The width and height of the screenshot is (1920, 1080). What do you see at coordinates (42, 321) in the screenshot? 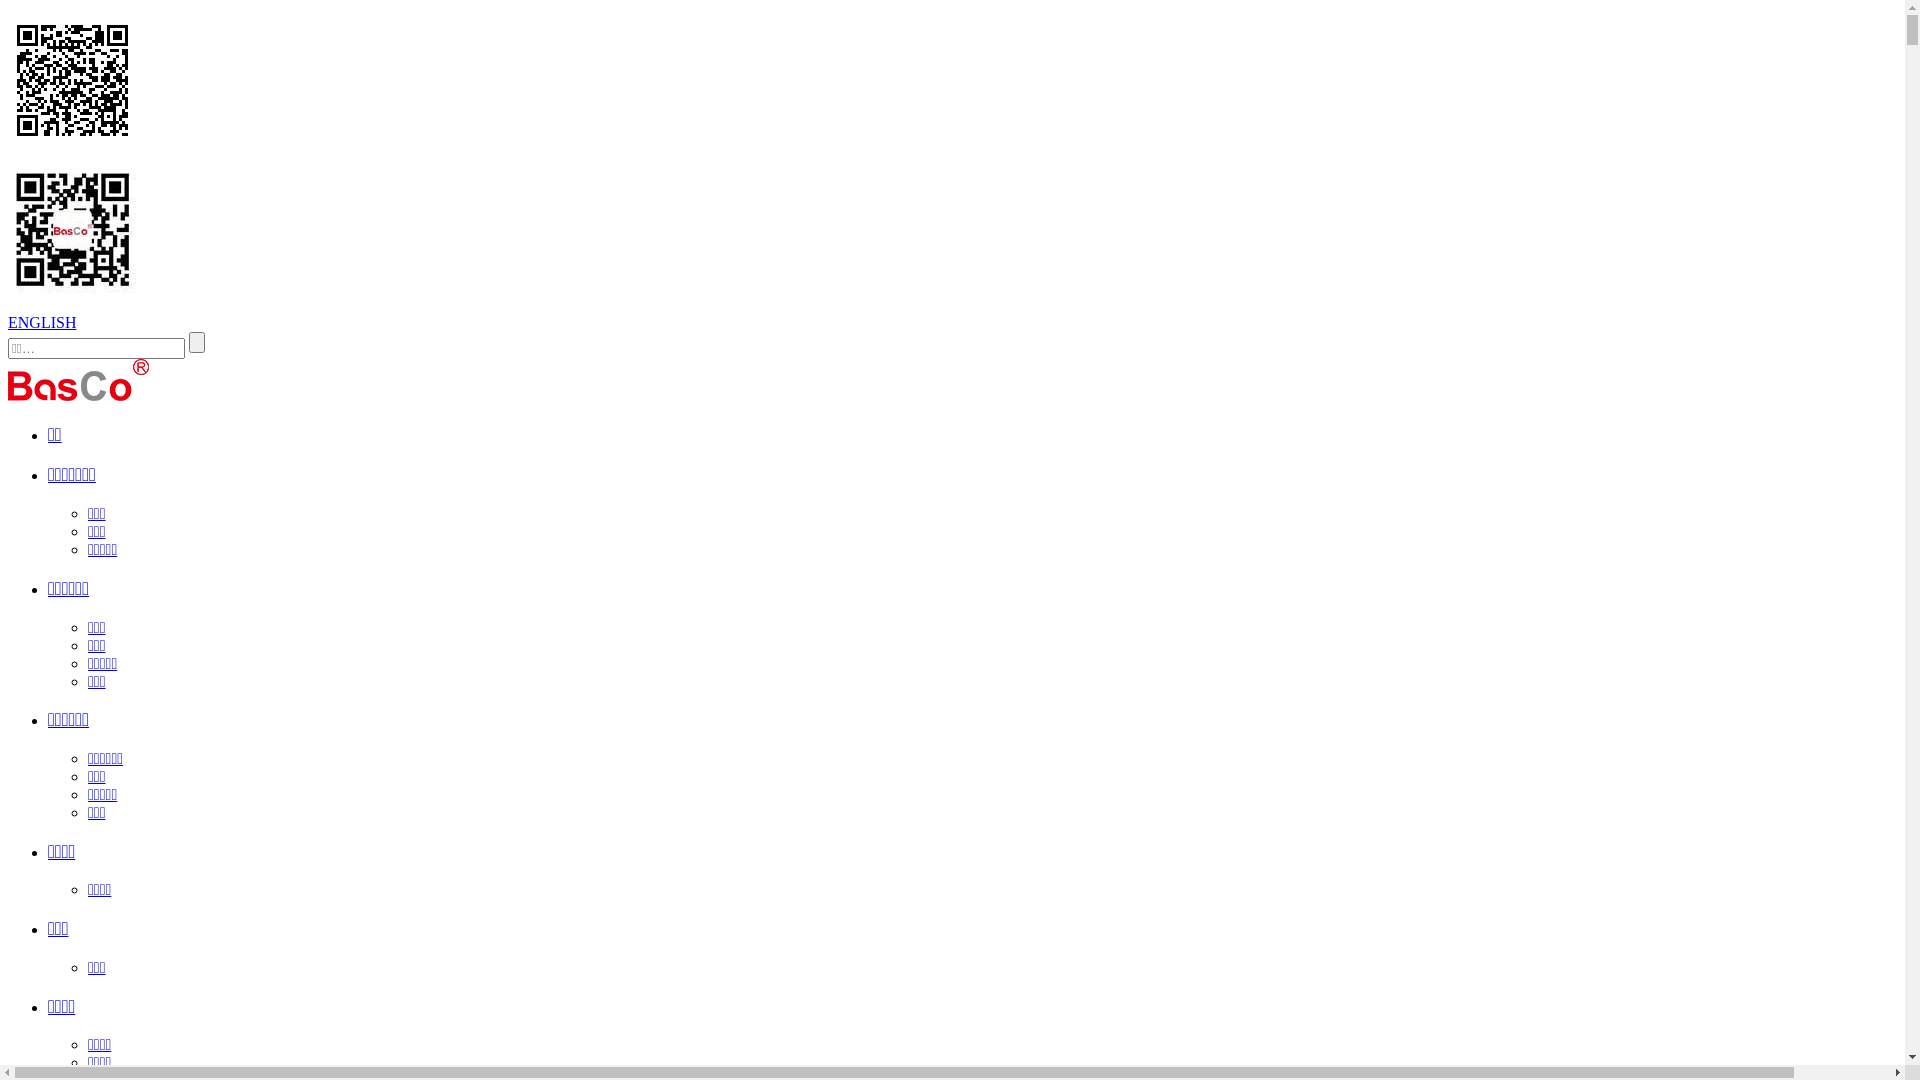
I see `'ENGLISH'` at bounding box center [42, 321].